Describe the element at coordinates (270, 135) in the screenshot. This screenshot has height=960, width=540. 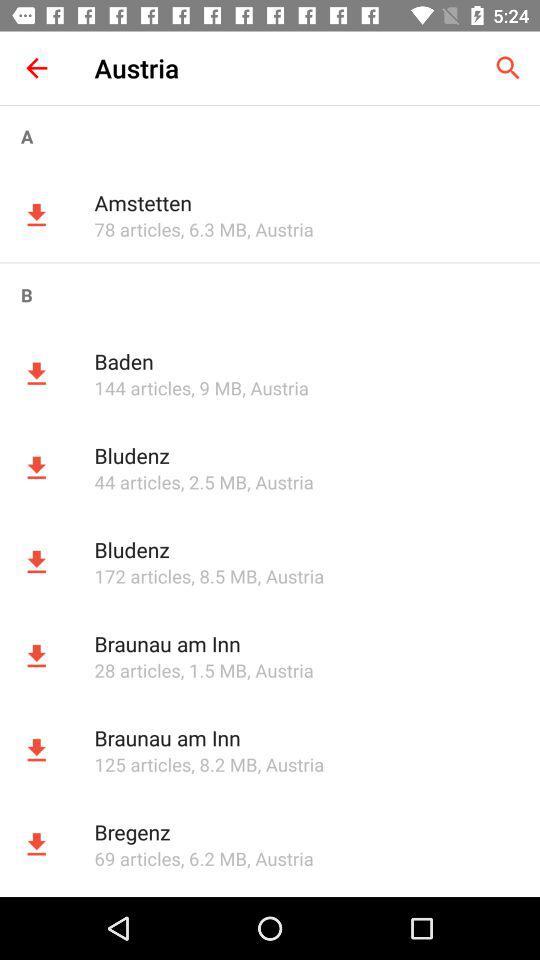
I see `icon above amstetten icon` at that location.